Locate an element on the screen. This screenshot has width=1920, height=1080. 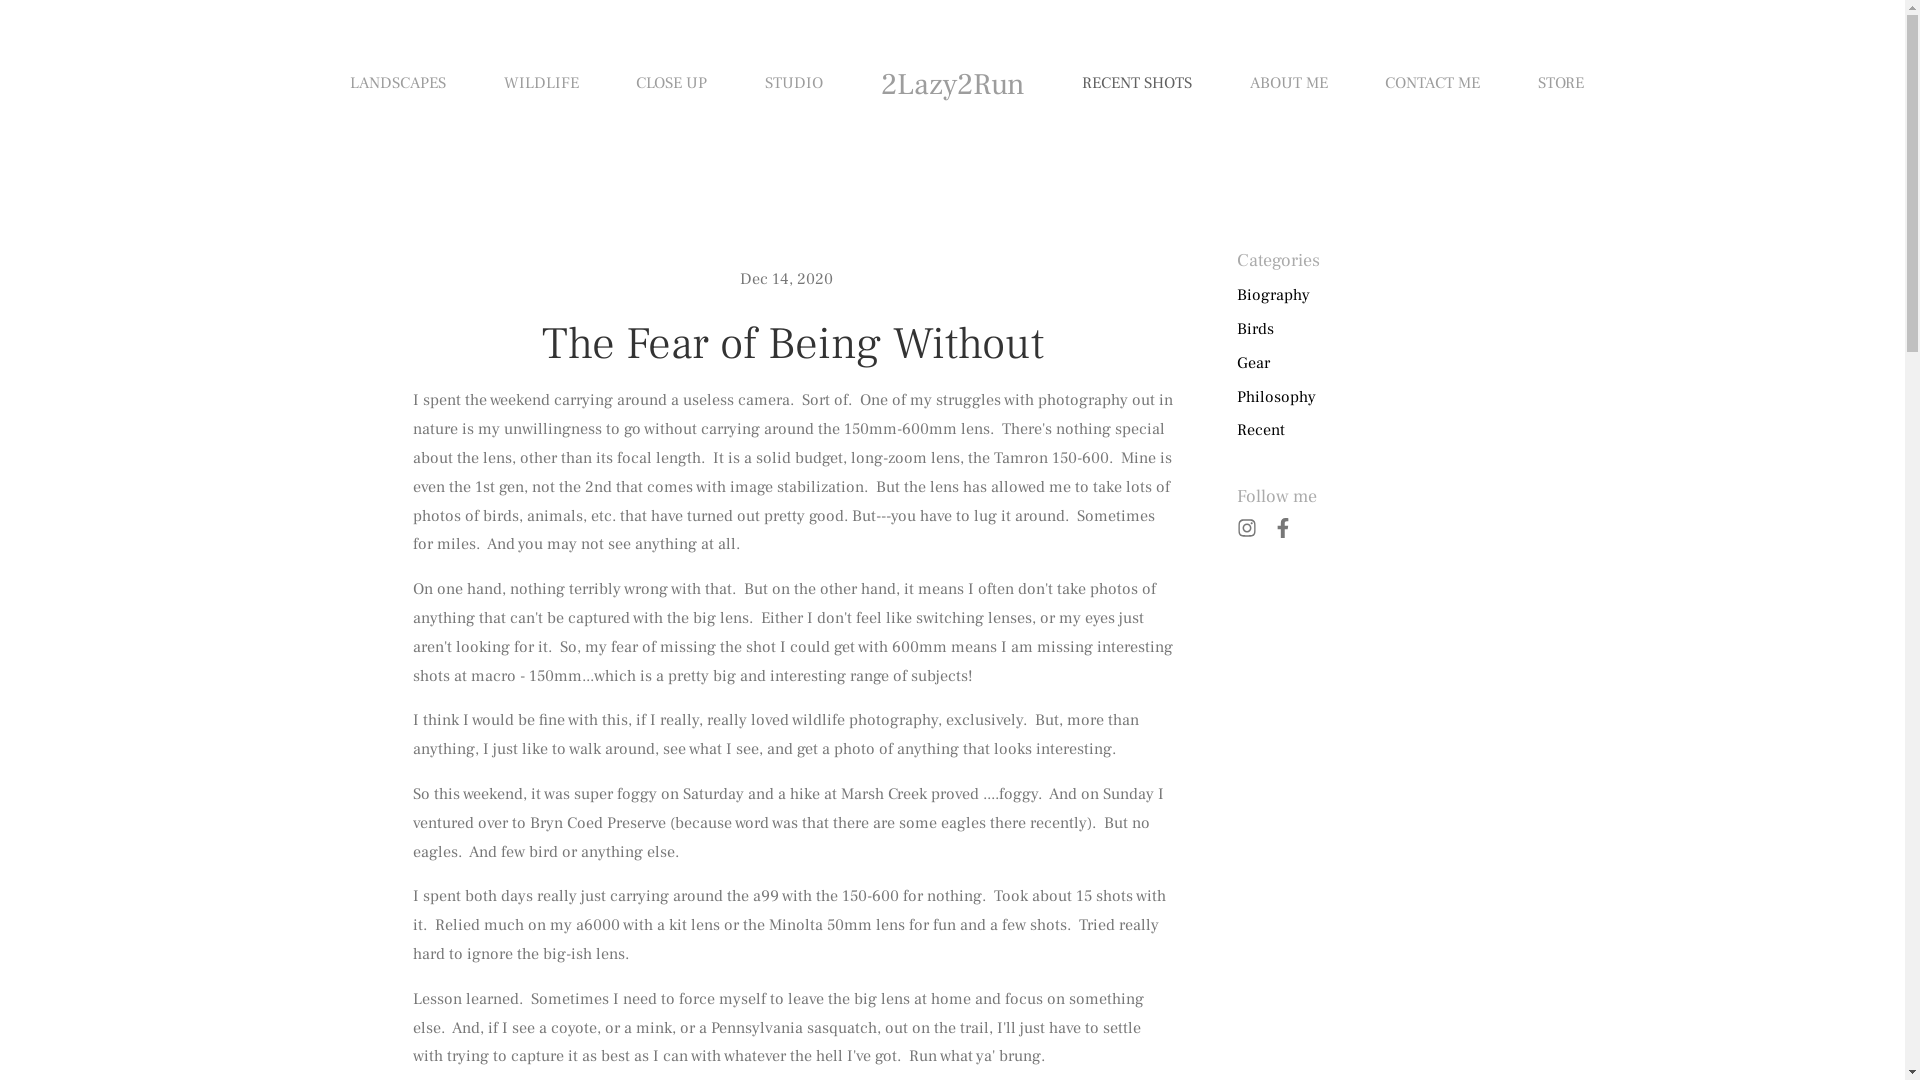
'2Lazy2Run' is located at coordinates (950, 83).